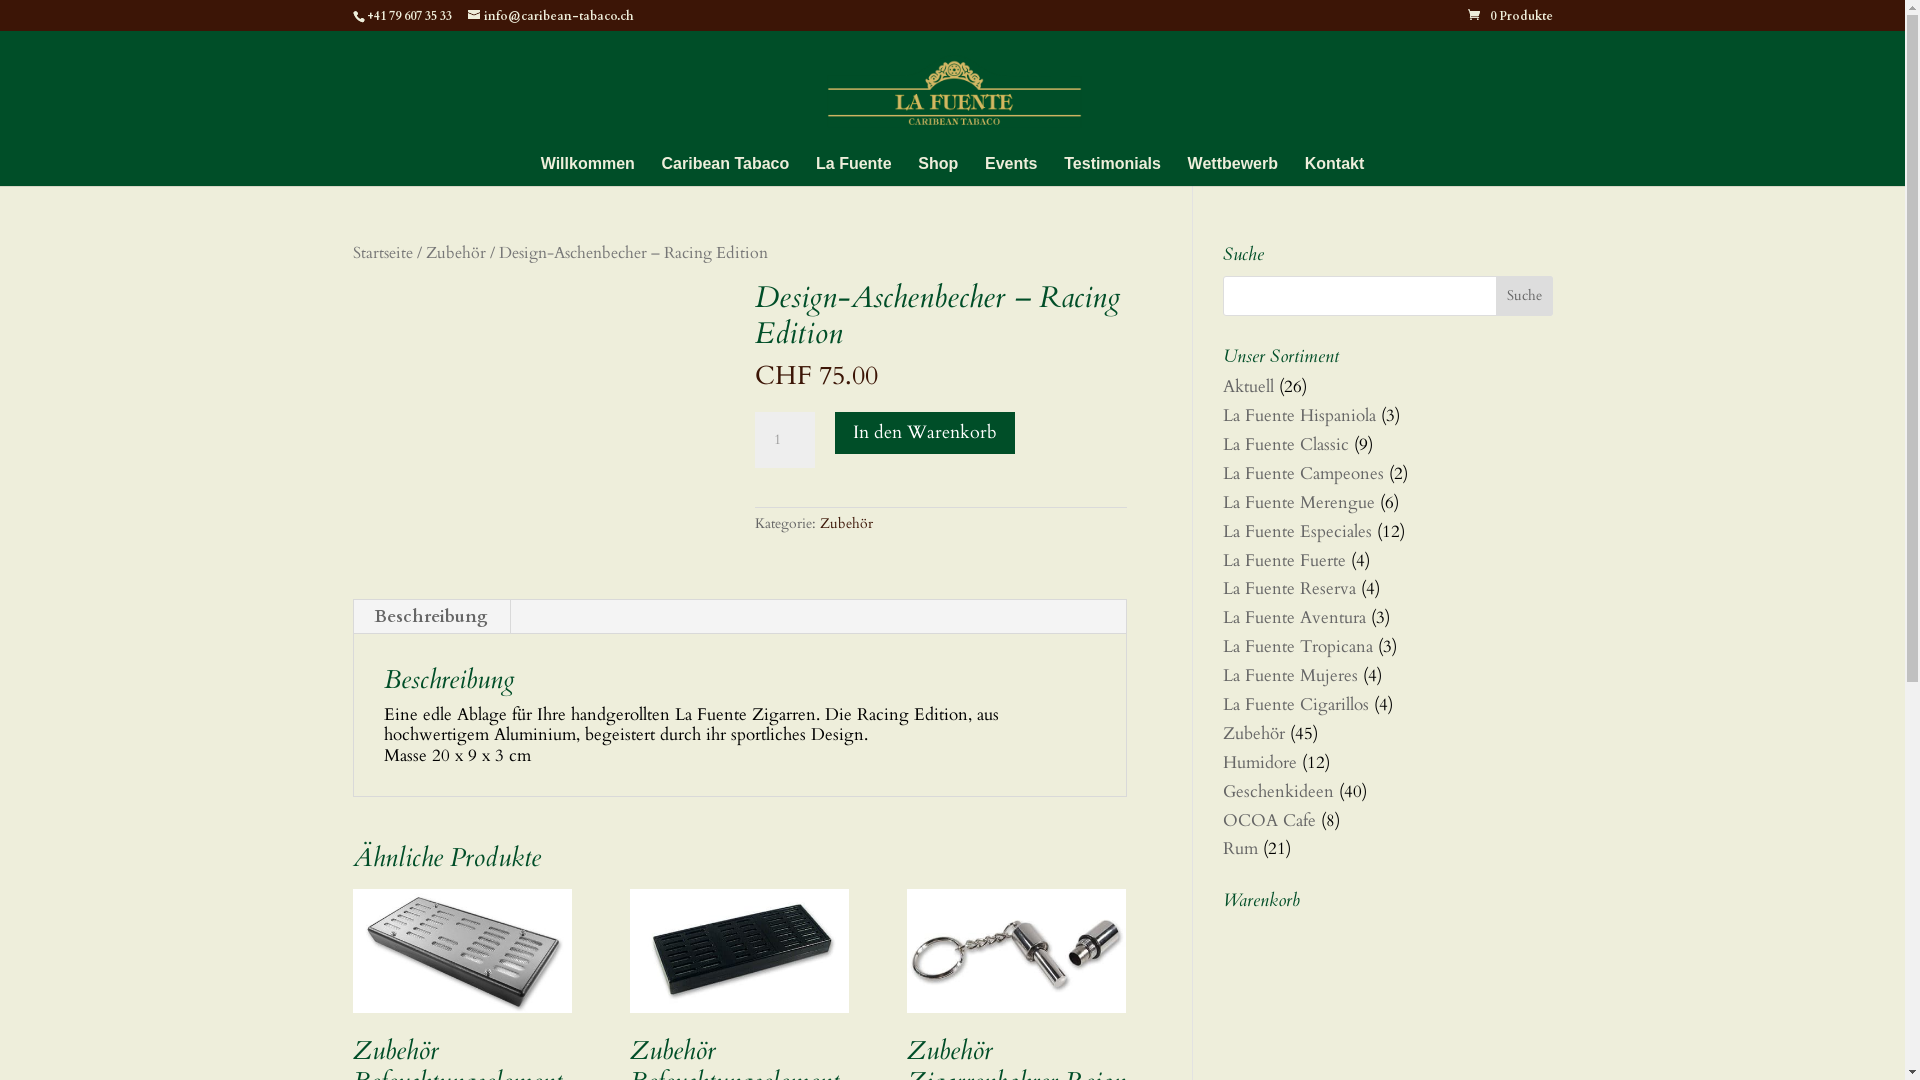  What do you see at coordinates (1238, 848) in the screenshot?
I see `'Rum'` at bounding box center [1238, 848].